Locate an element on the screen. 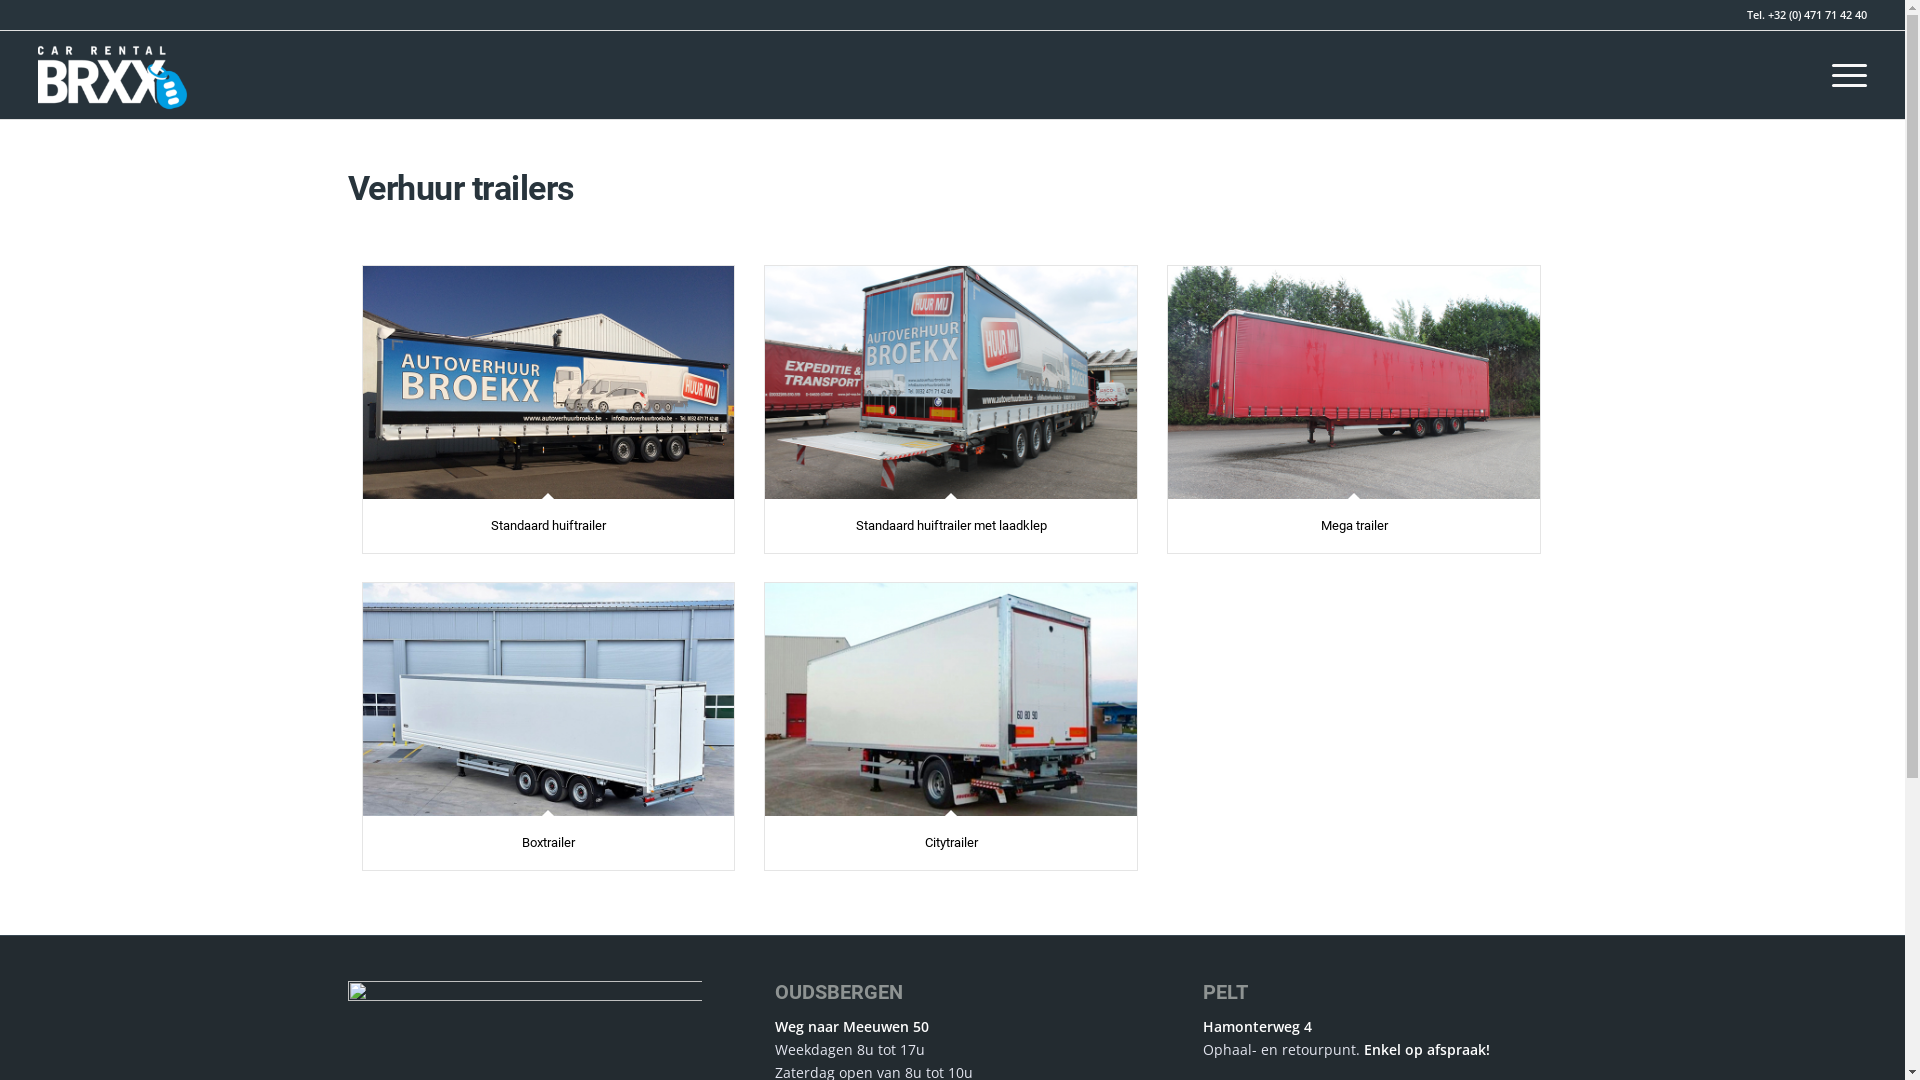 This screenshot has height=1080, width=1920. 'Standaard huiftrailer met laadklep' is located at coordinates (949, 381).